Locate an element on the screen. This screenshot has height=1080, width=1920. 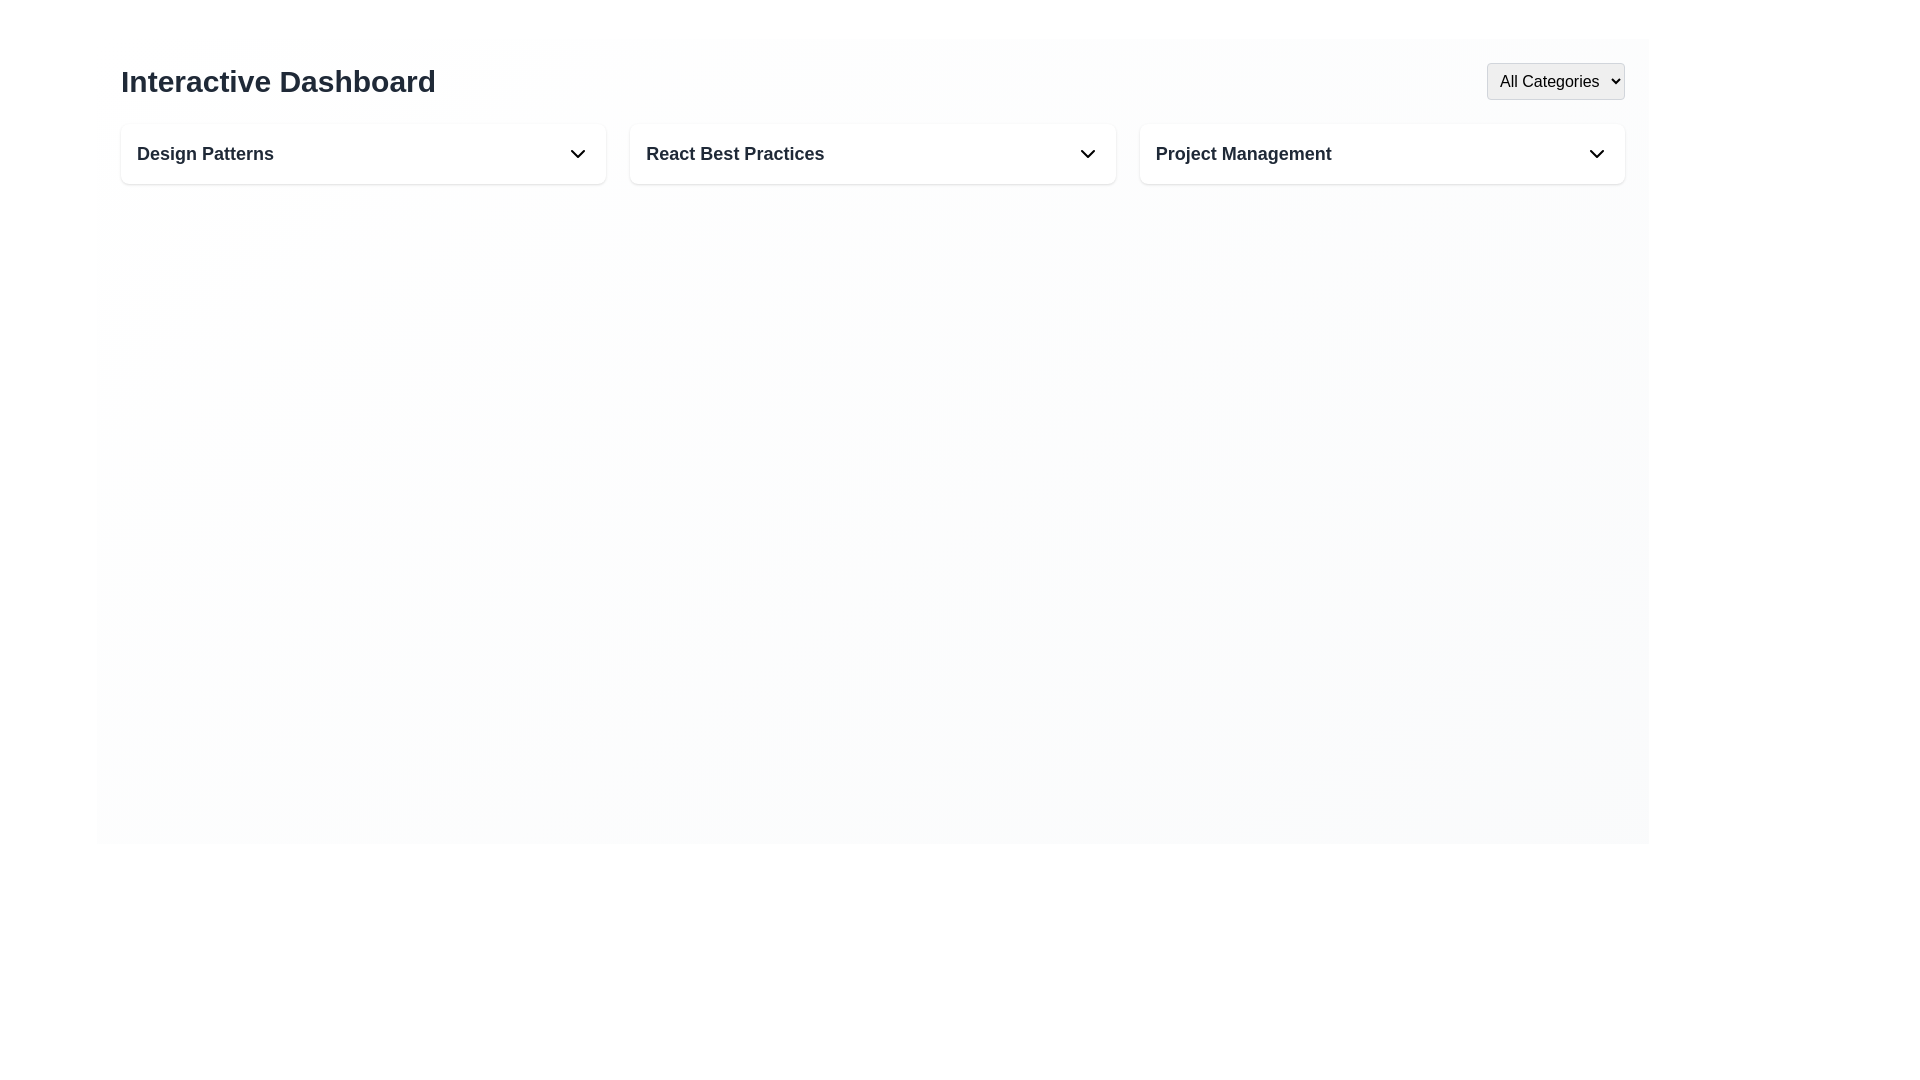
the text label located at the top-center of the interface, positioned between the 'Design Patterns' and 'Project Management' dropdown components is located at coordinates (734, 153).